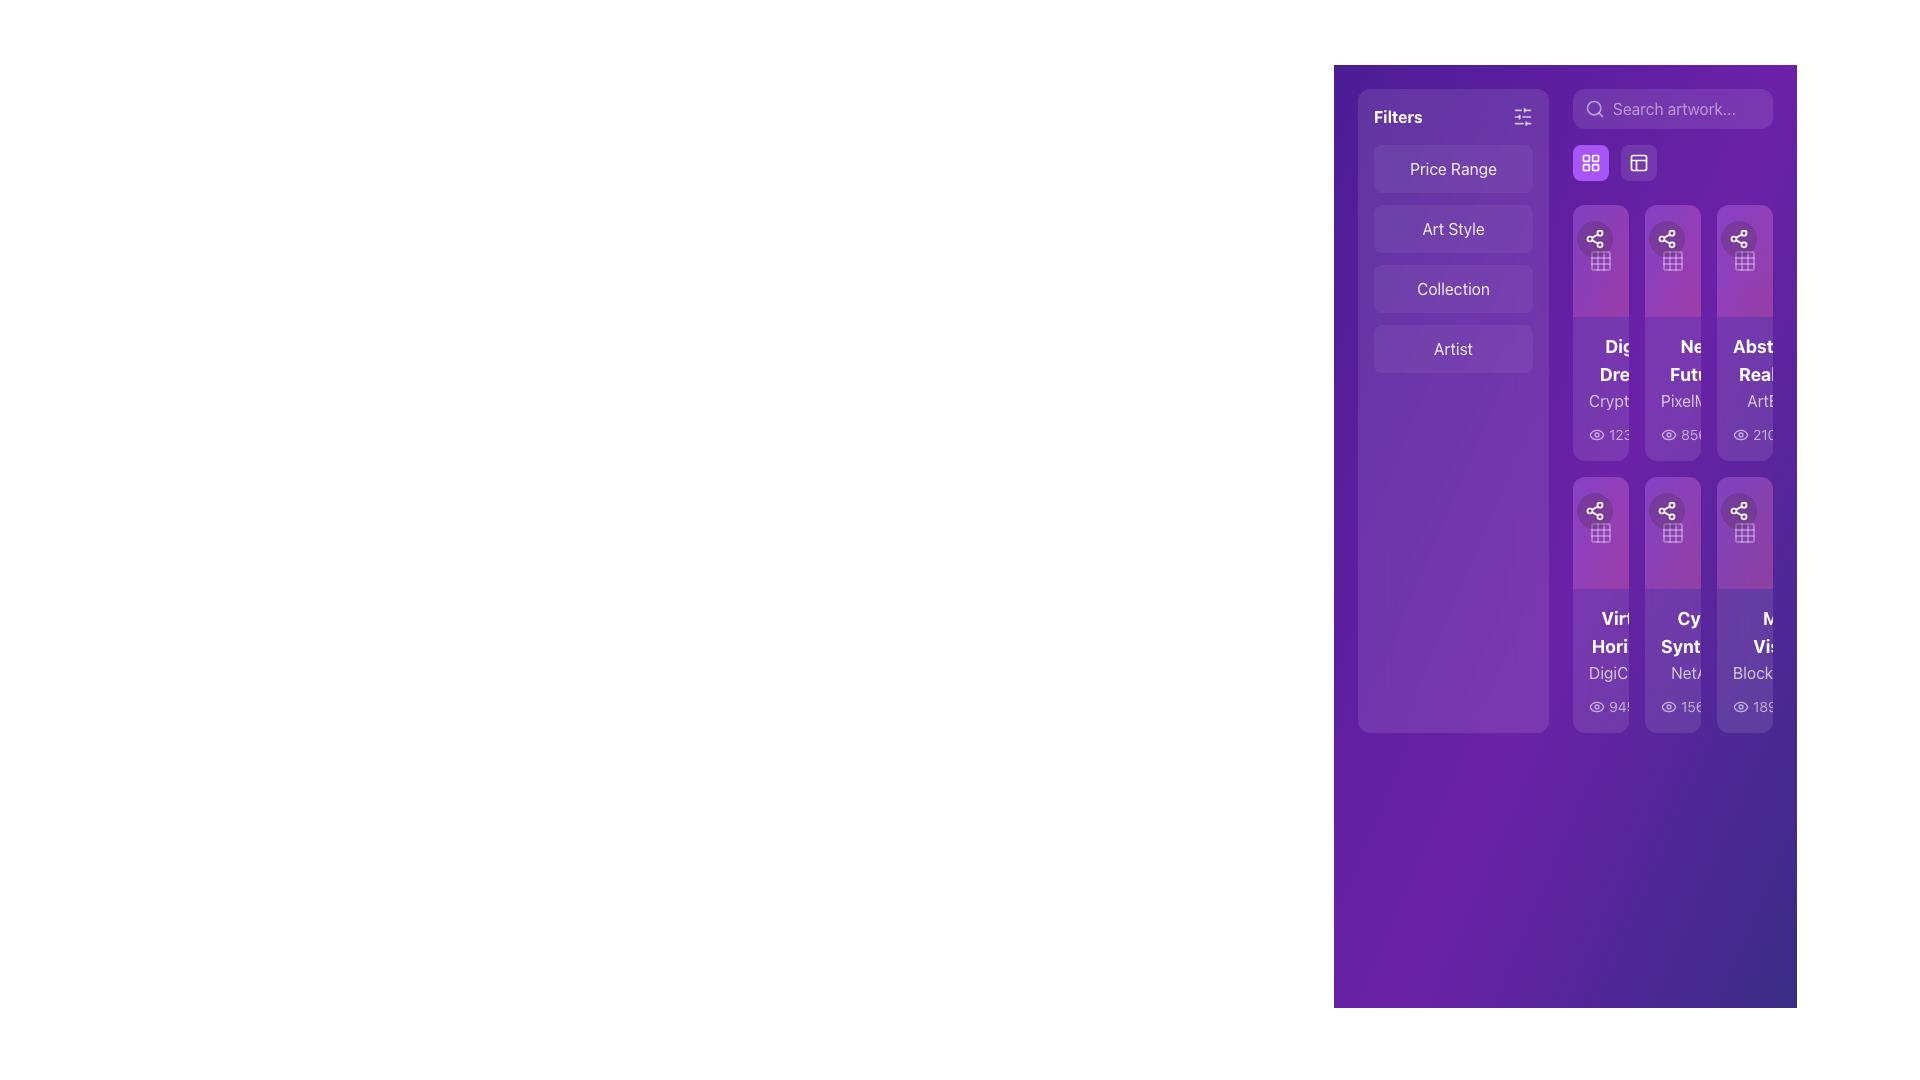  What do you see at coordinates (1601, 660) in the screenshot?
I see `the Information Card with a purple background that features the title 'Virtual Horizons', subtitle 'DigiCreator', and numerical information '94578' with an eye-shaped icon, located at the bottom-left corner of the grid layout` at bounding box center [1601, 660].